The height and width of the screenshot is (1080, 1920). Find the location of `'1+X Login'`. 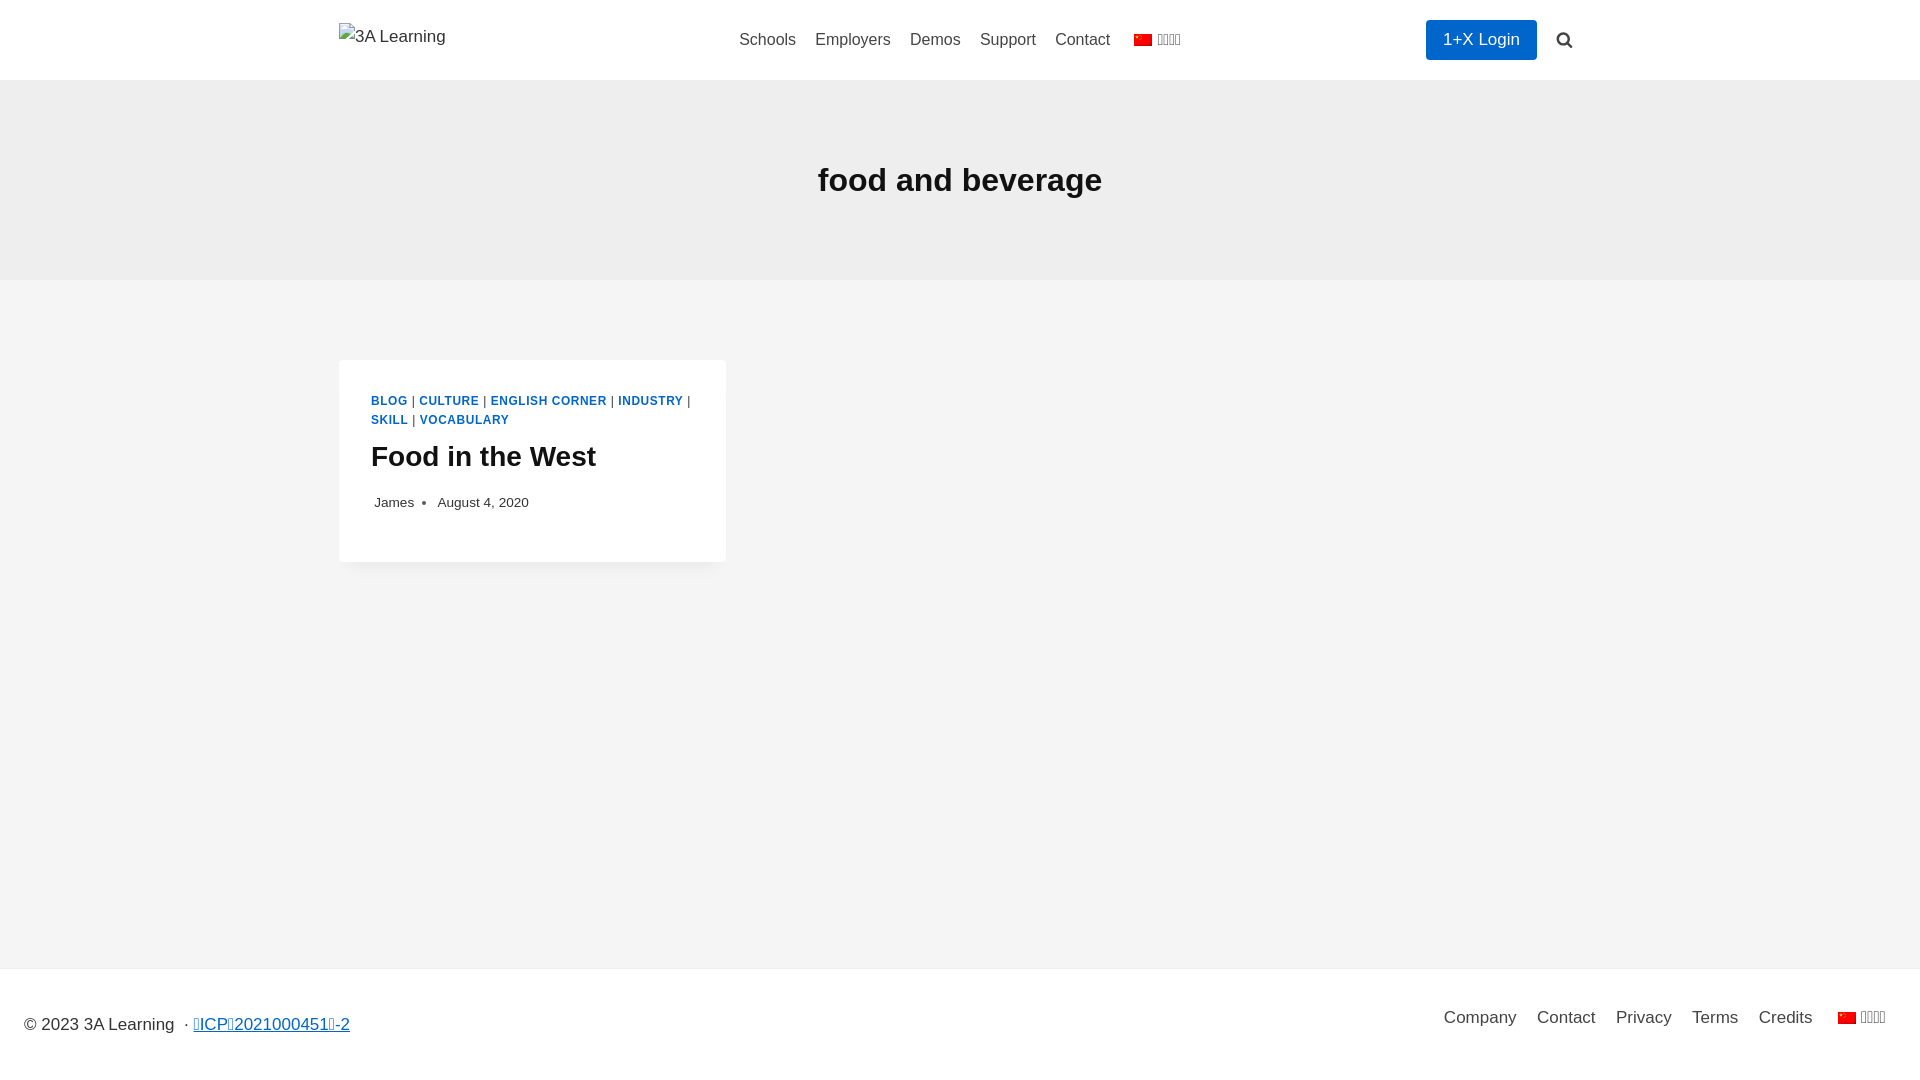

'1+X Login' is located at coordinates (1481, 40).